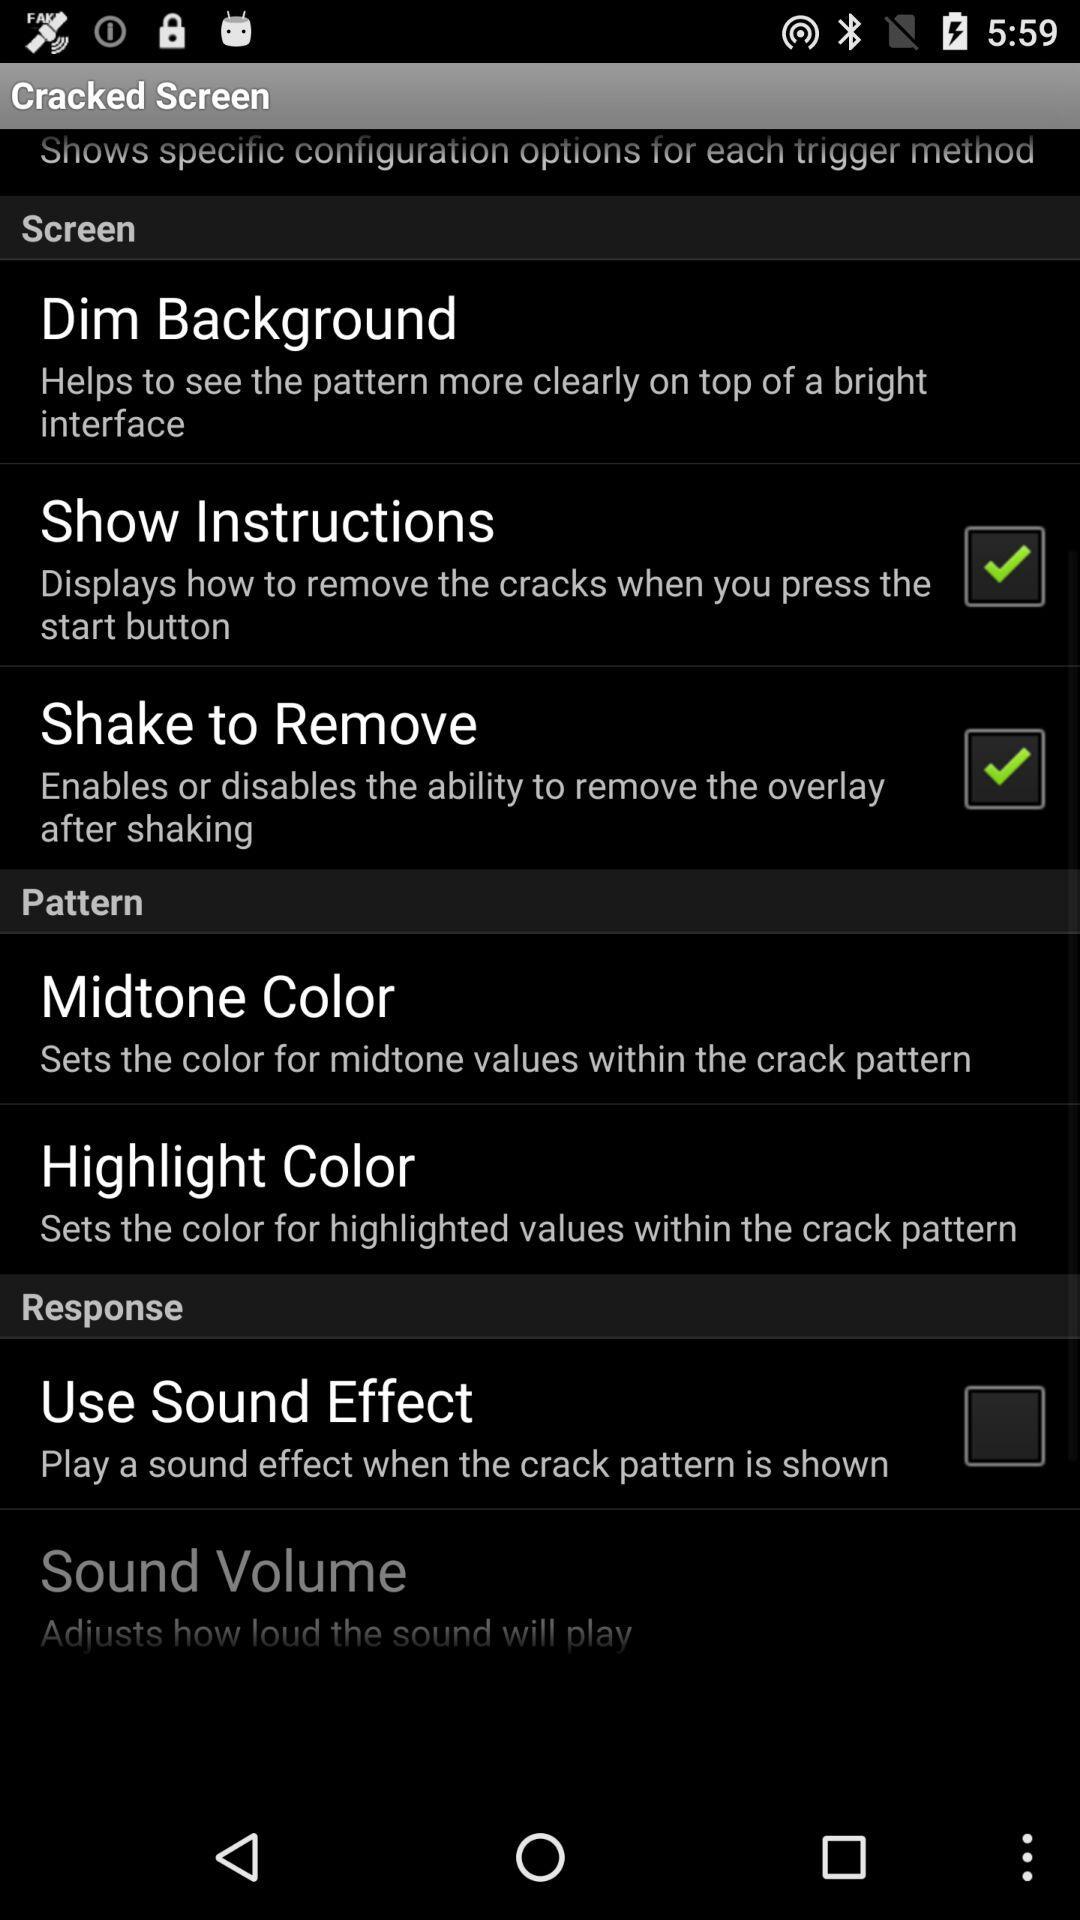 The width and height of the screenshot is (1080, 1920). Describe the element at coordinates (226, 1163) in the screenshot. I see `the highlight color item` at that location.